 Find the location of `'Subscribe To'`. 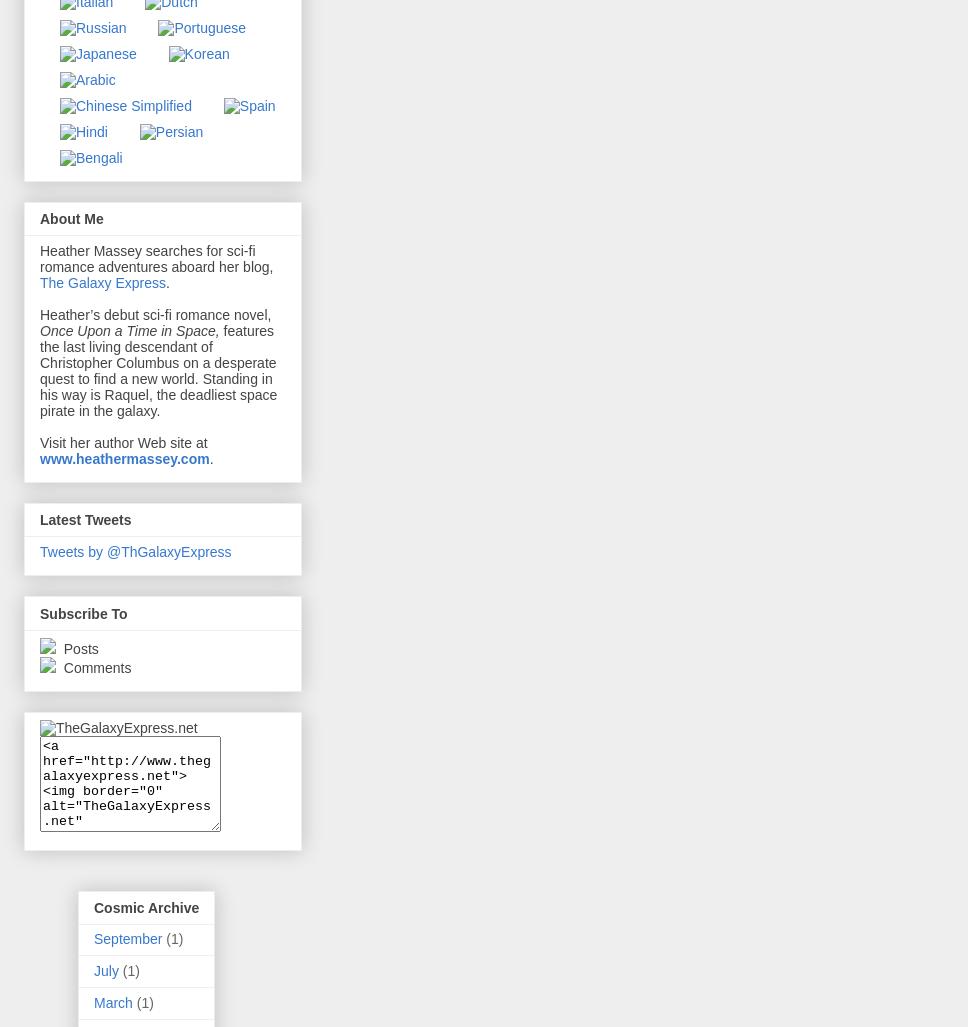

'Subscribe To' is located at coordinates (83, 613).